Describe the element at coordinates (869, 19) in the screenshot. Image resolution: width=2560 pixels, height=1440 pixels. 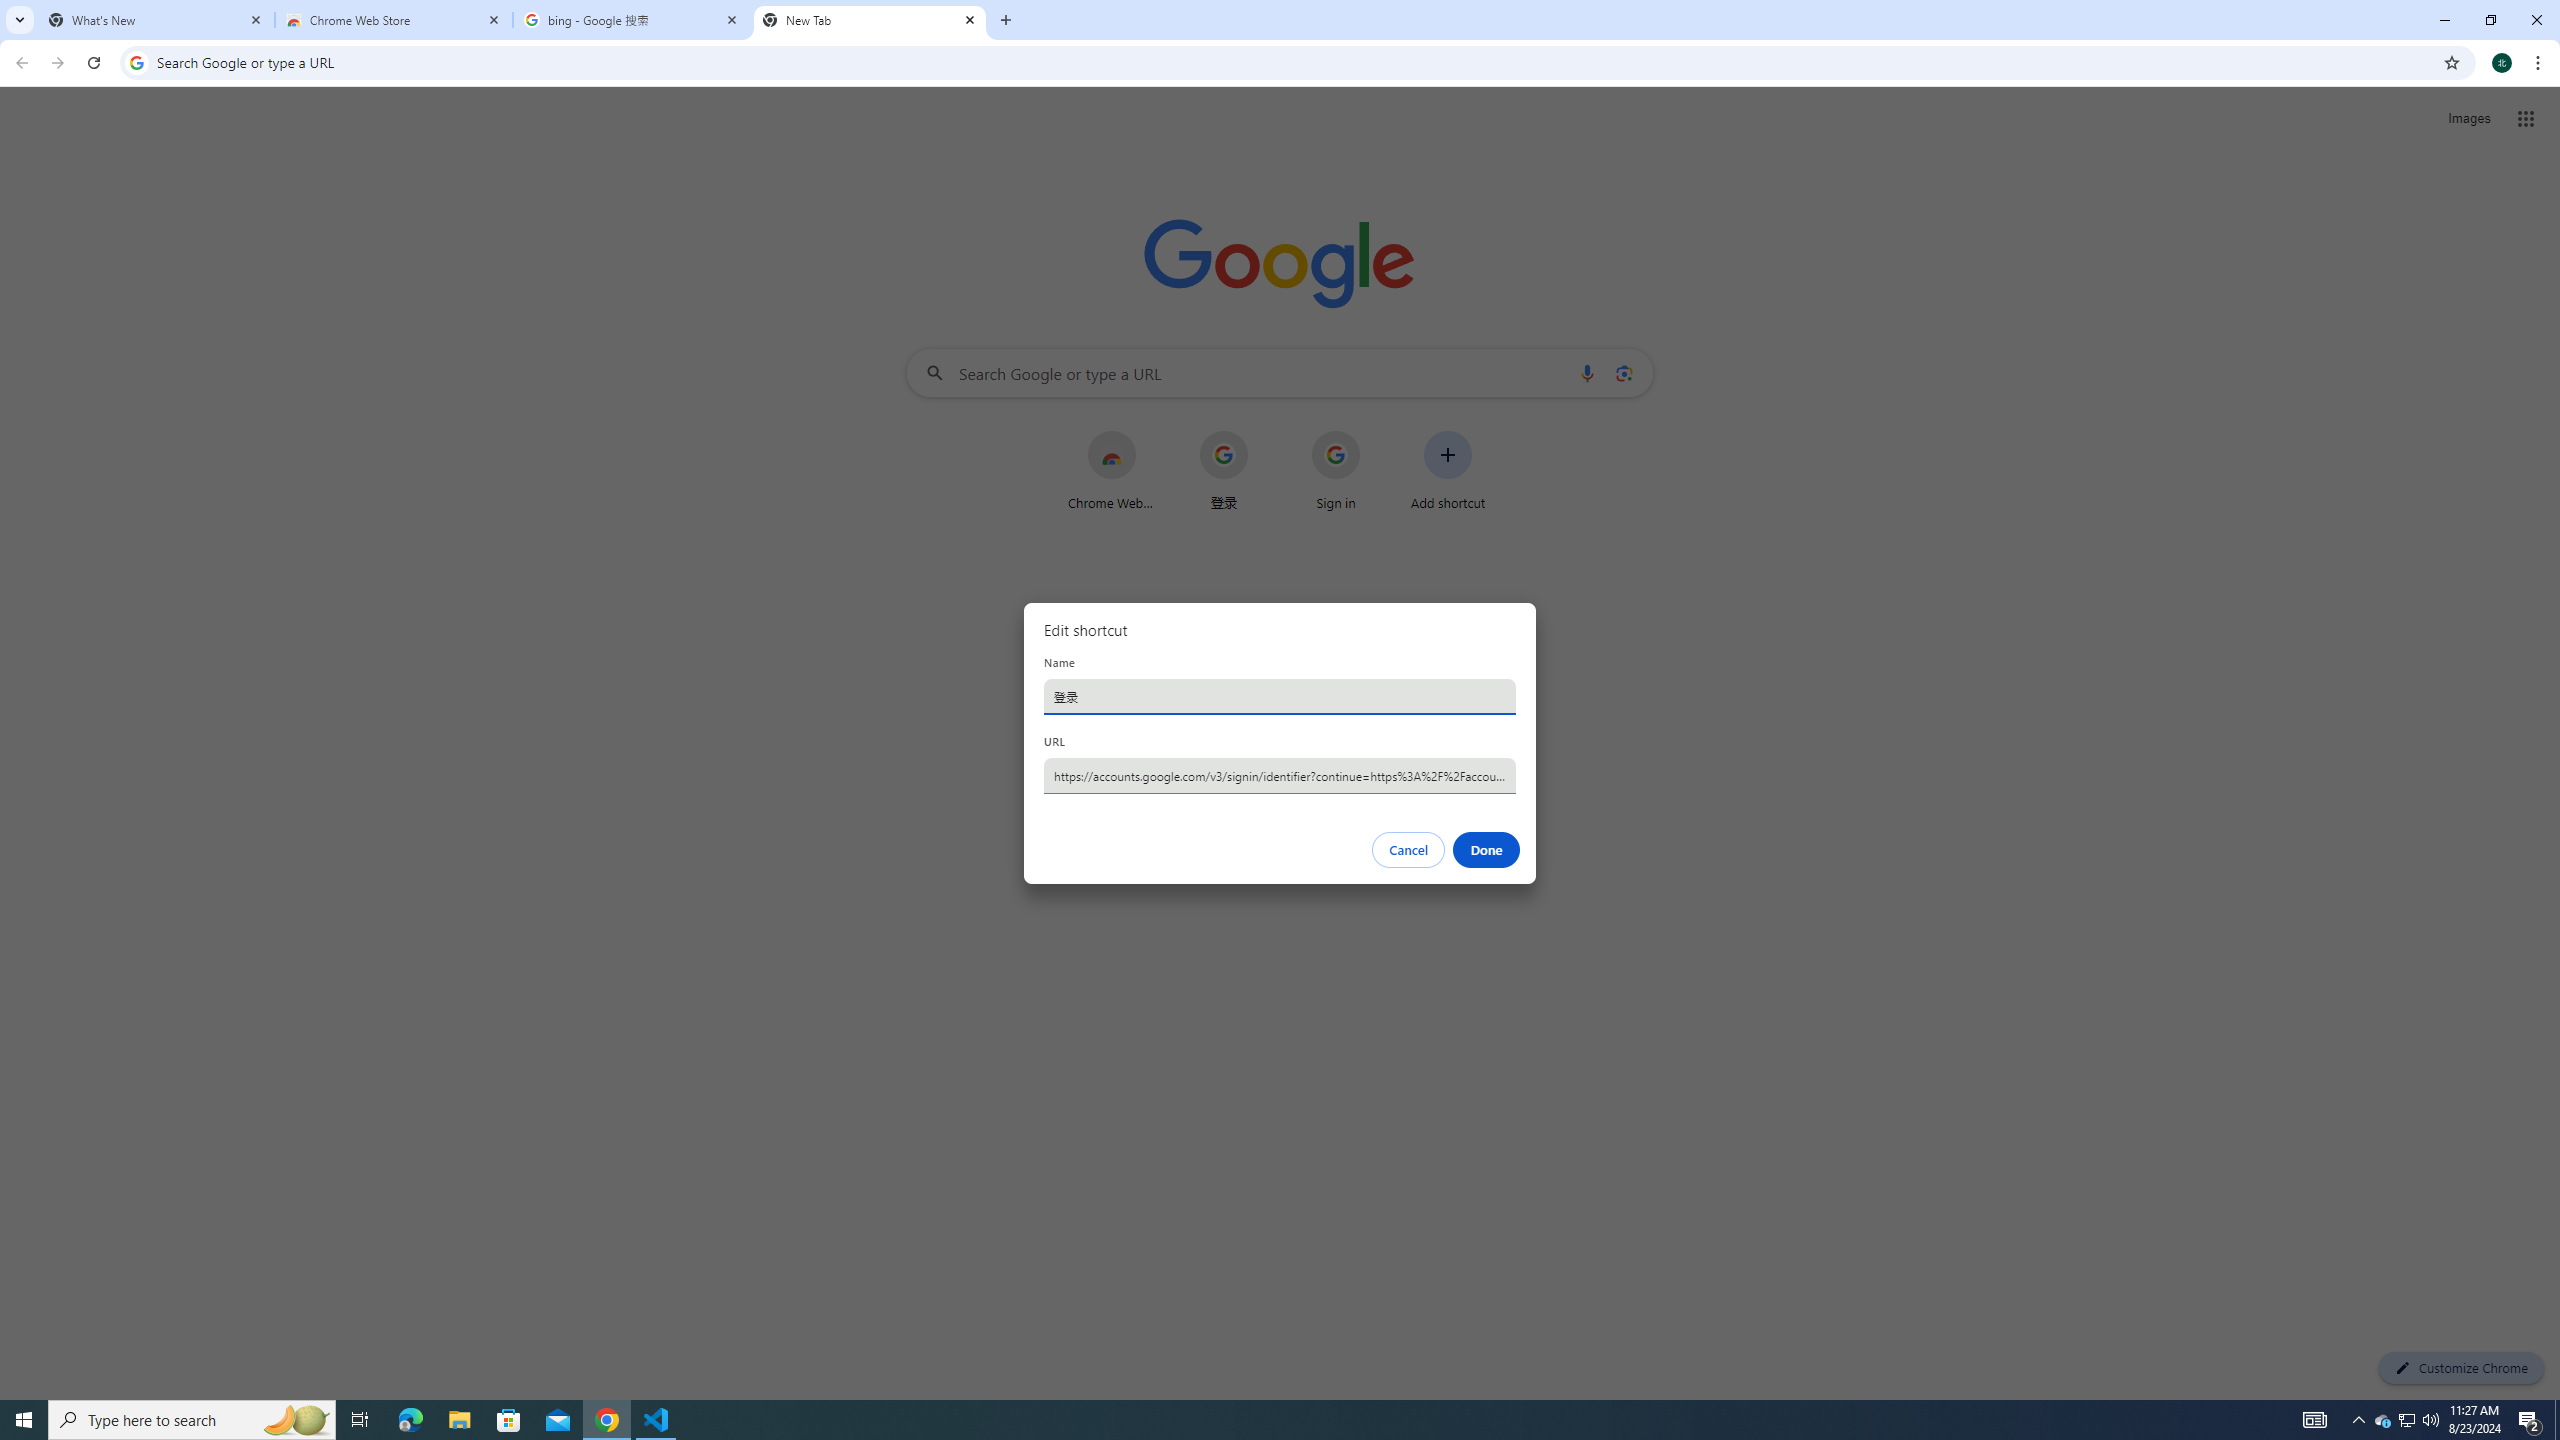
I see `'New Tab'` at that location.